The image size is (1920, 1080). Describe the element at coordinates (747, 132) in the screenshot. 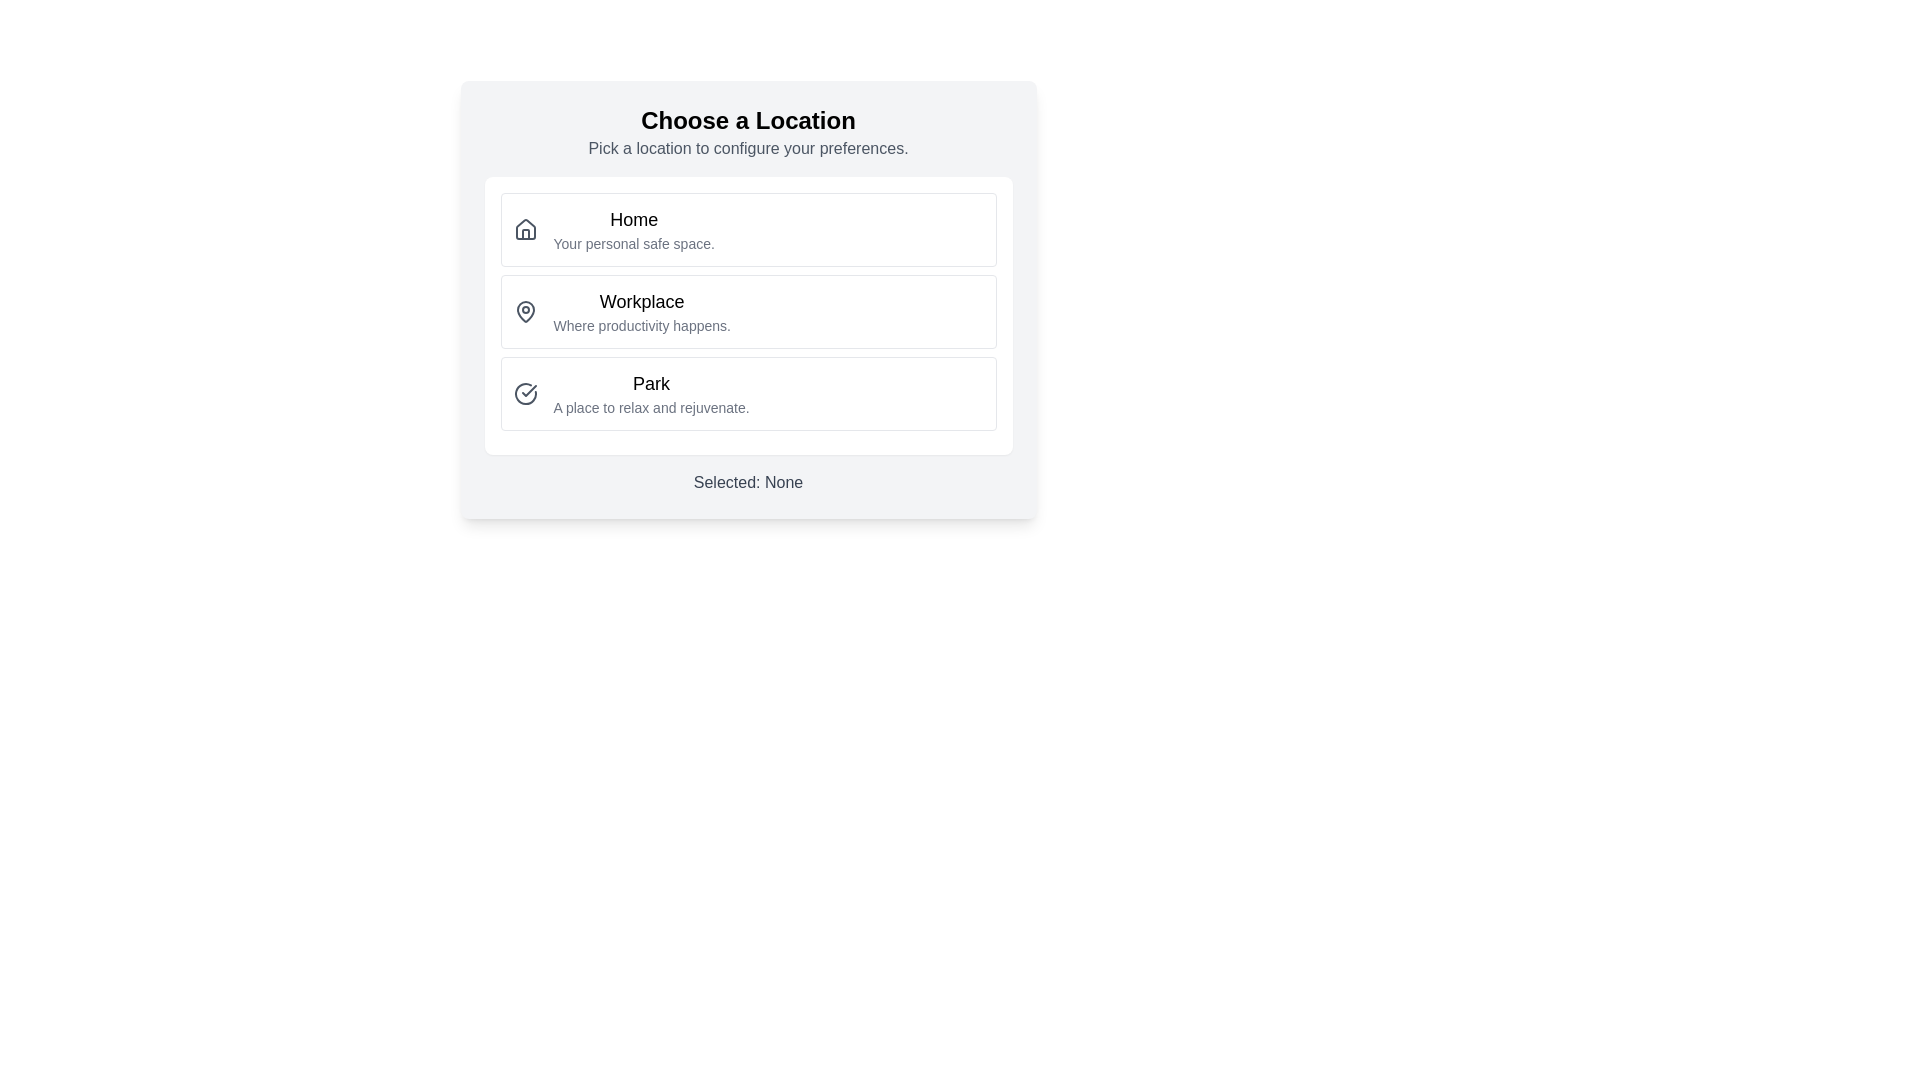

I see `the text block that displays 'Choose a Location' and 'Pick a location to configure your preferences.' which is centrally aligned within a light gray background` at that location.